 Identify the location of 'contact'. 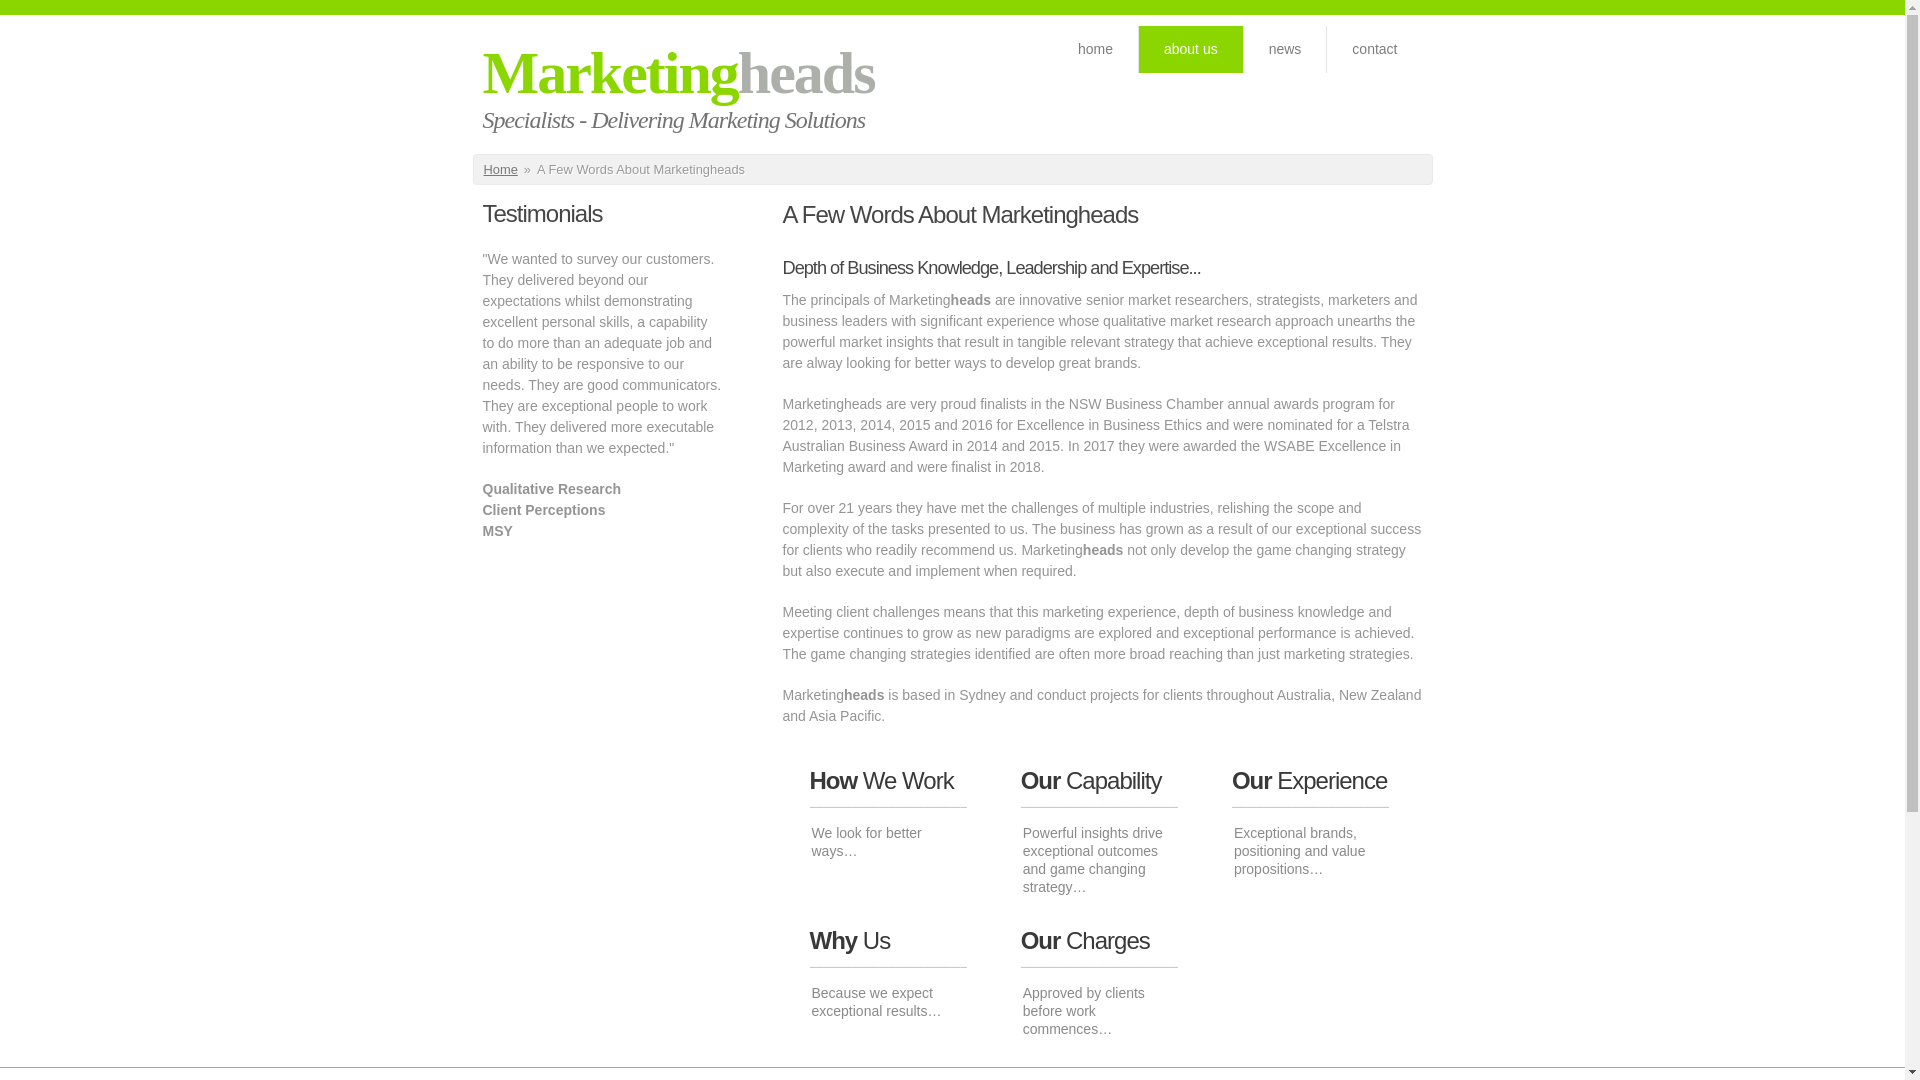
(1326, 48).